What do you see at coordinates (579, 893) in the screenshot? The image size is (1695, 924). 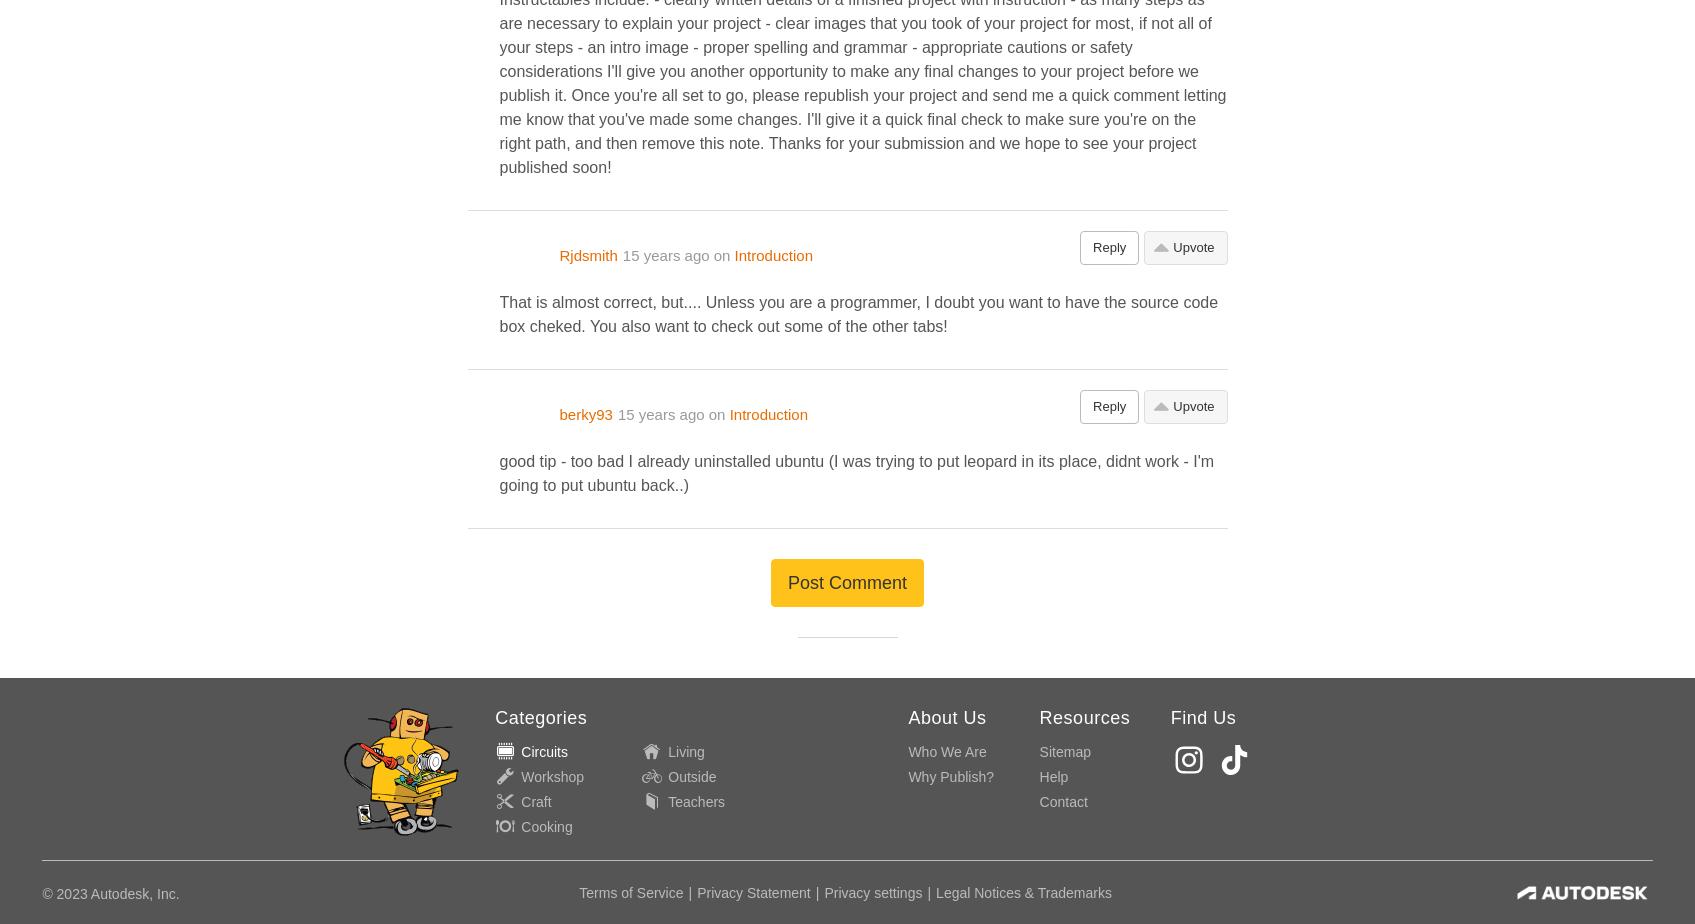 I see `'Terms of Service'` at bounding box center [579, 893].